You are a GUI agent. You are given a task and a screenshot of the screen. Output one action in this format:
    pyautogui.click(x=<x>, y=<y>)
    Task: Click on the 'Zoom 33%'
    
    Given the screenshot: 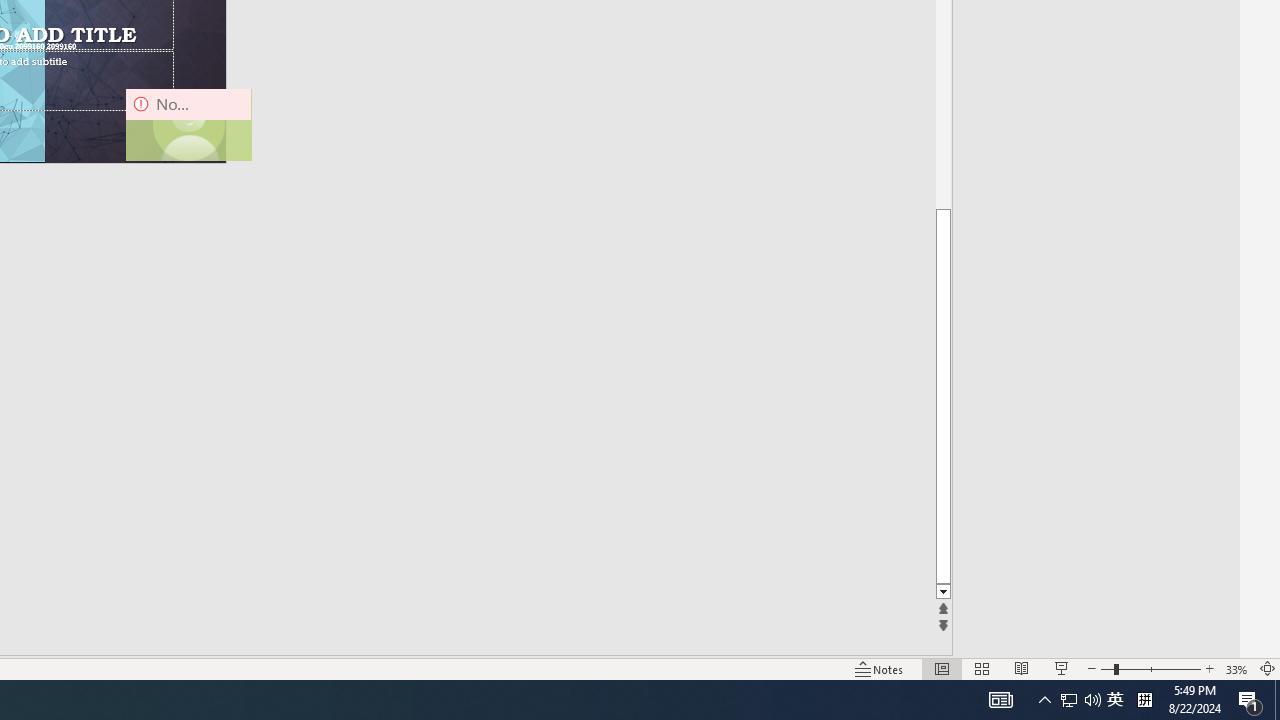 What is the action you would take?
    pyautogui.click(x=1236, y=669)
    